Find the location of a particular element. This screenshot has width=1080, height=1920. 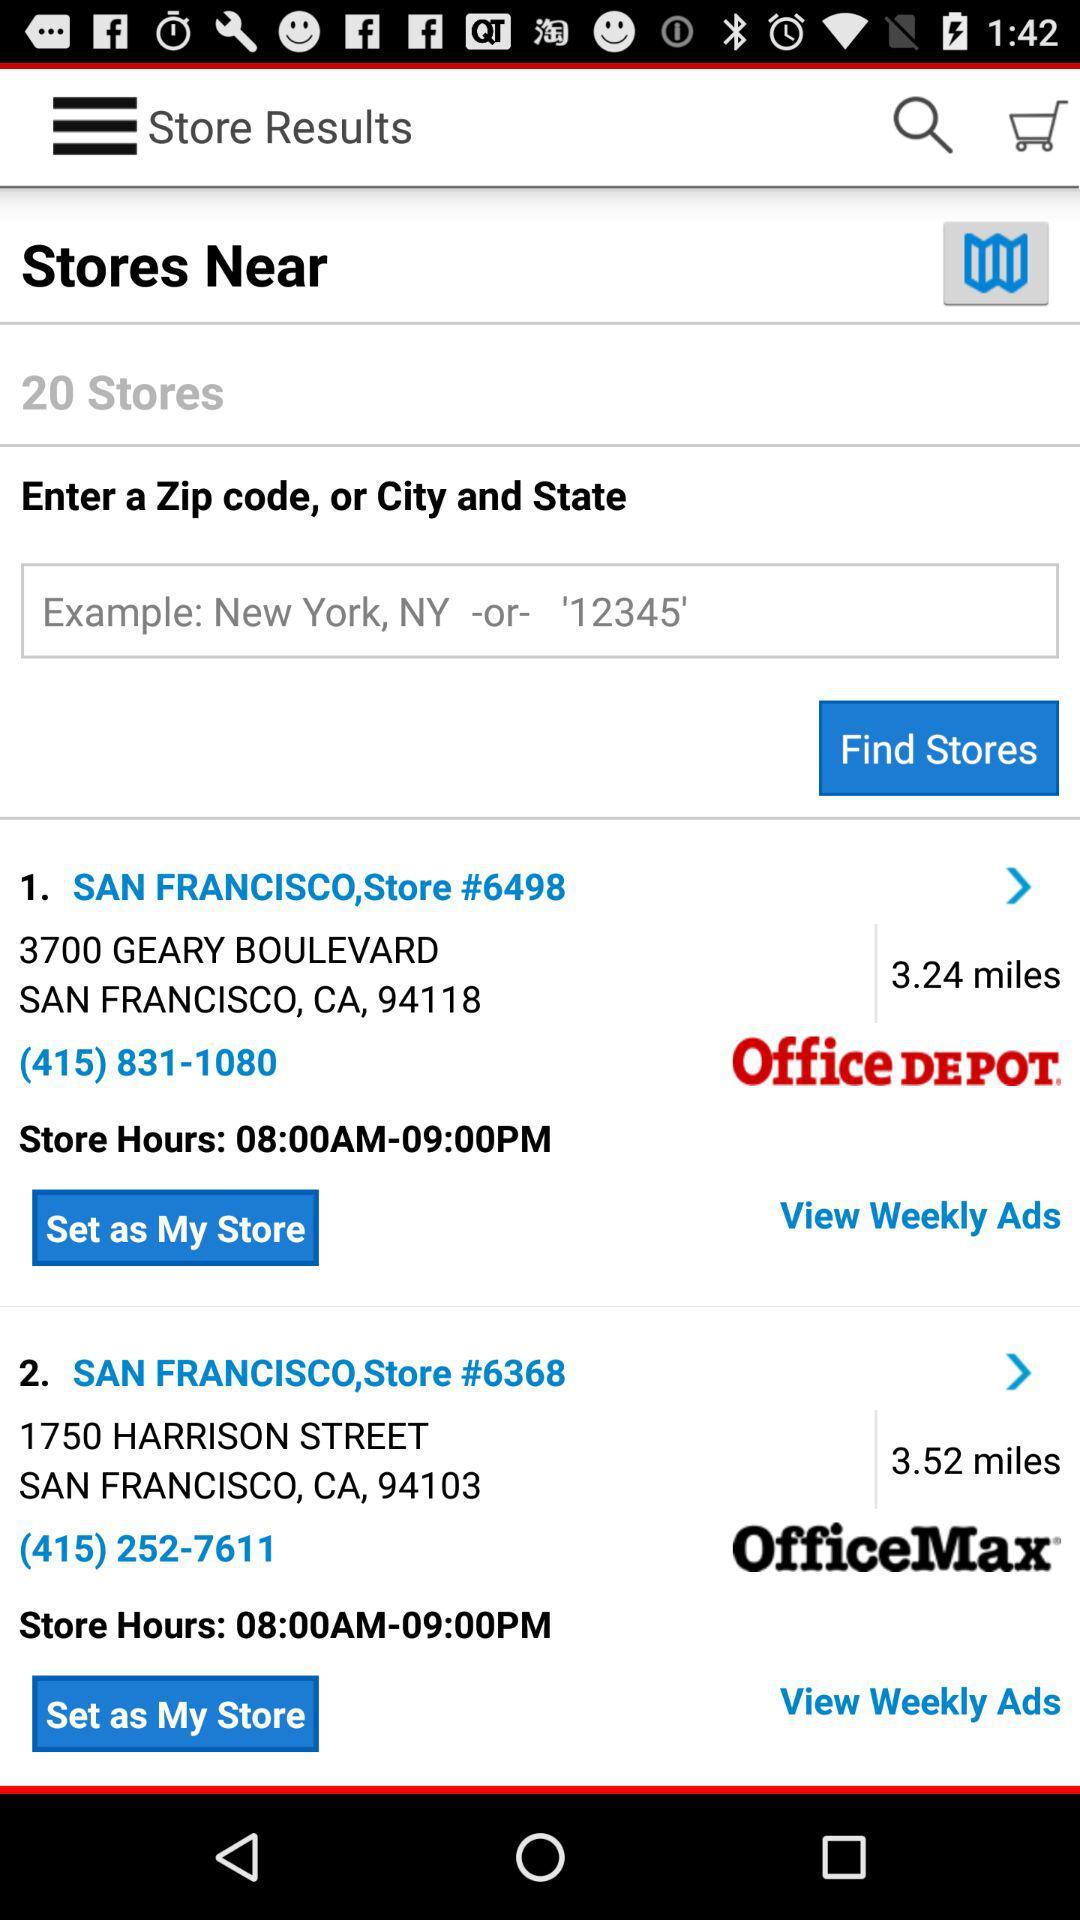

icon below the 1.  app is located at coordinates (228, 947).